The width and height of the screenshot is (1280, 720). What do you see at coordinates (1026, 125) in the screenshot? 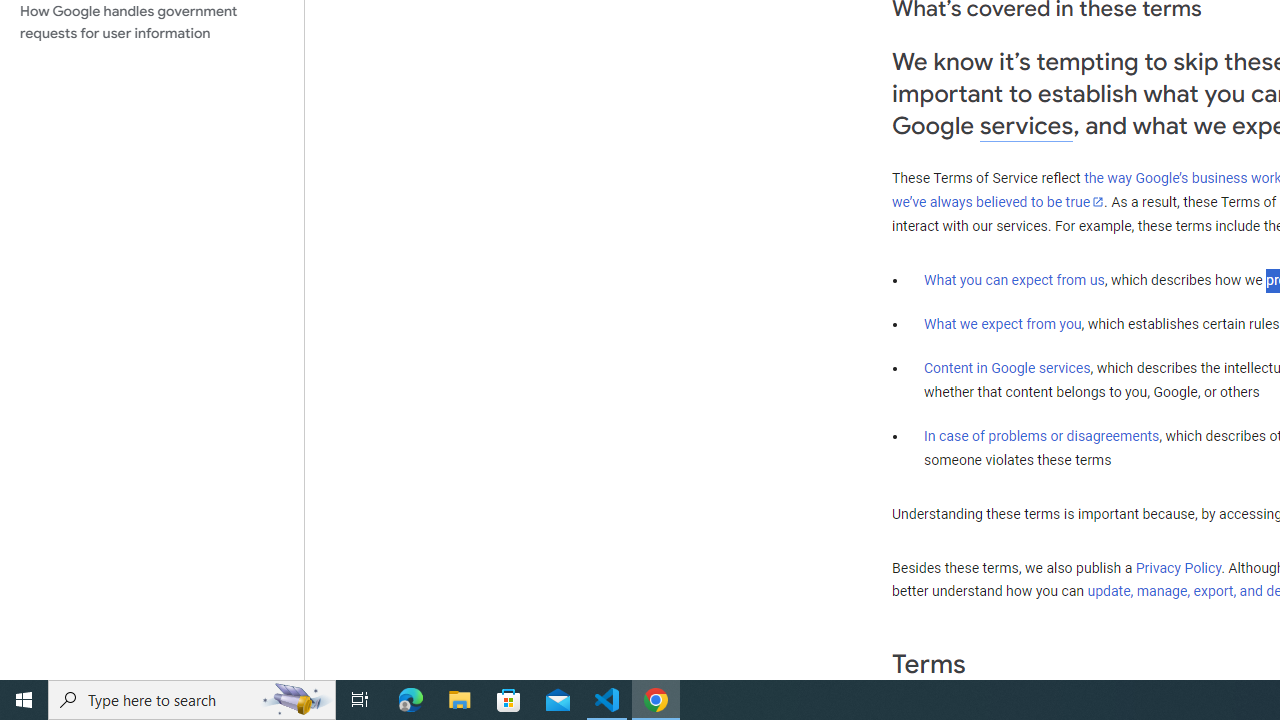
I see `'services'` at bounding box center [1026, 125].